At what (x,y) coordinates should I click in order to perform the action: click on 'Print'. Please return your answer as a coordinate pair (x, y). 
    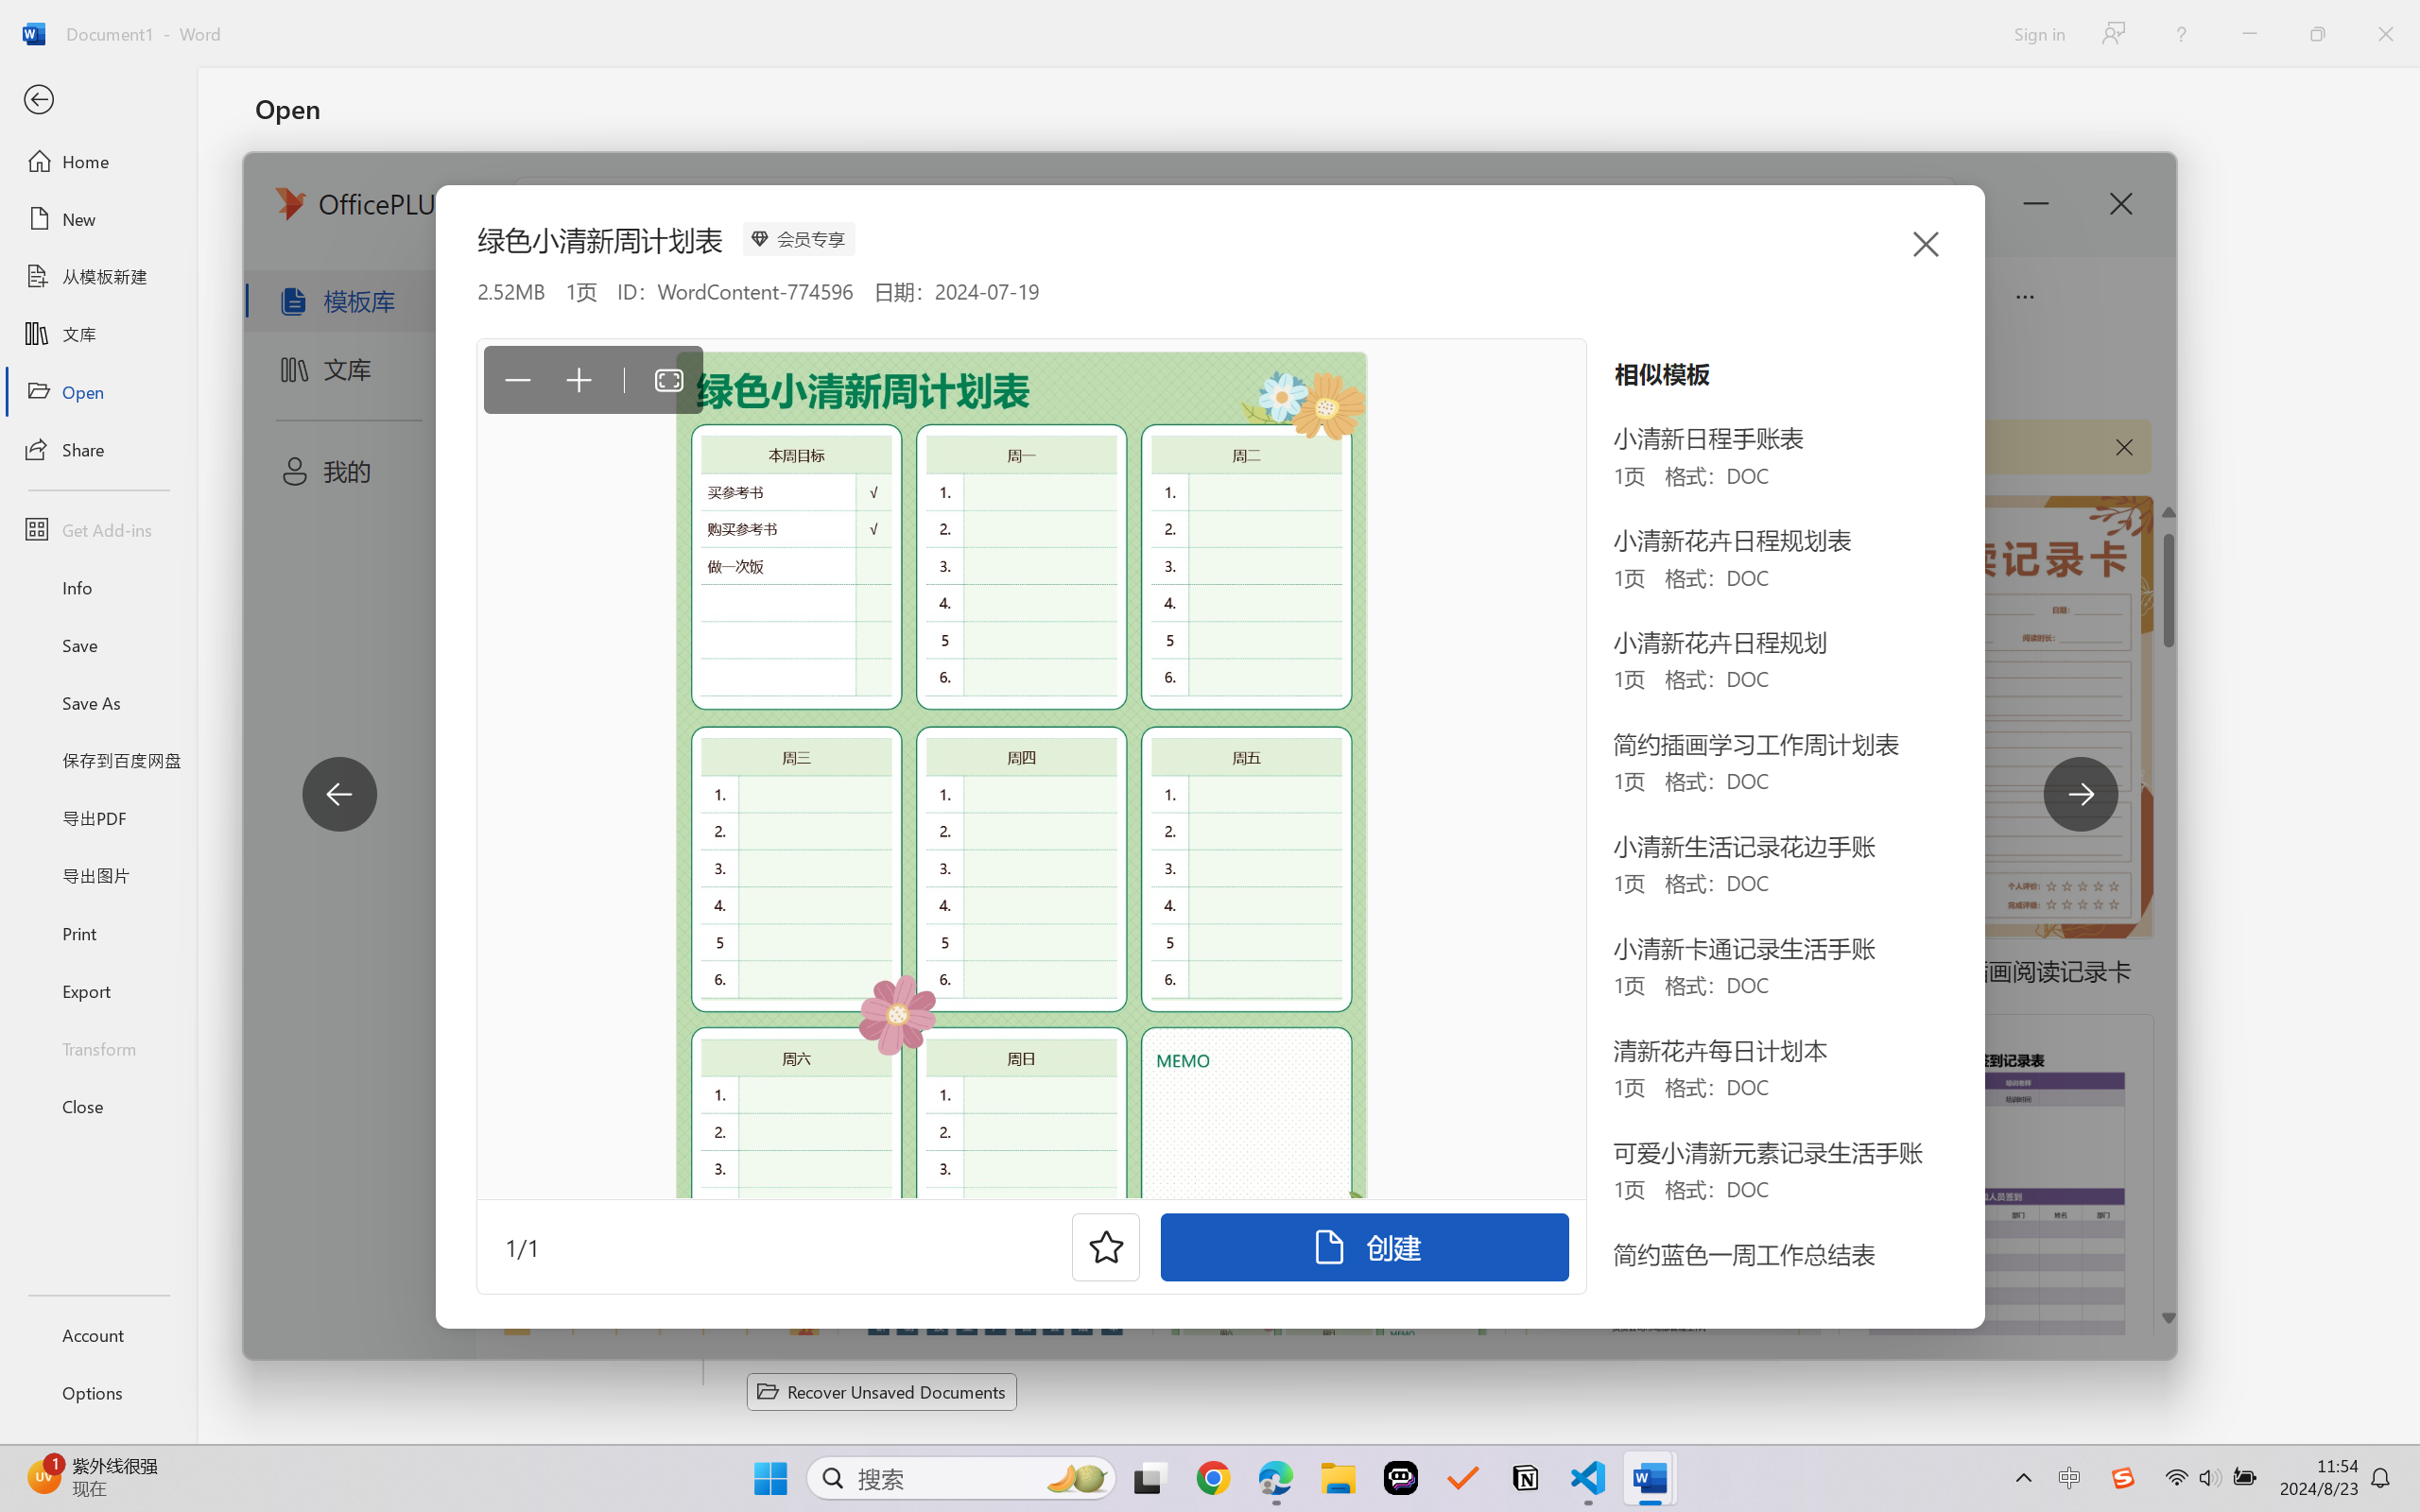
    Looking at the image, I should click on (97, 933).